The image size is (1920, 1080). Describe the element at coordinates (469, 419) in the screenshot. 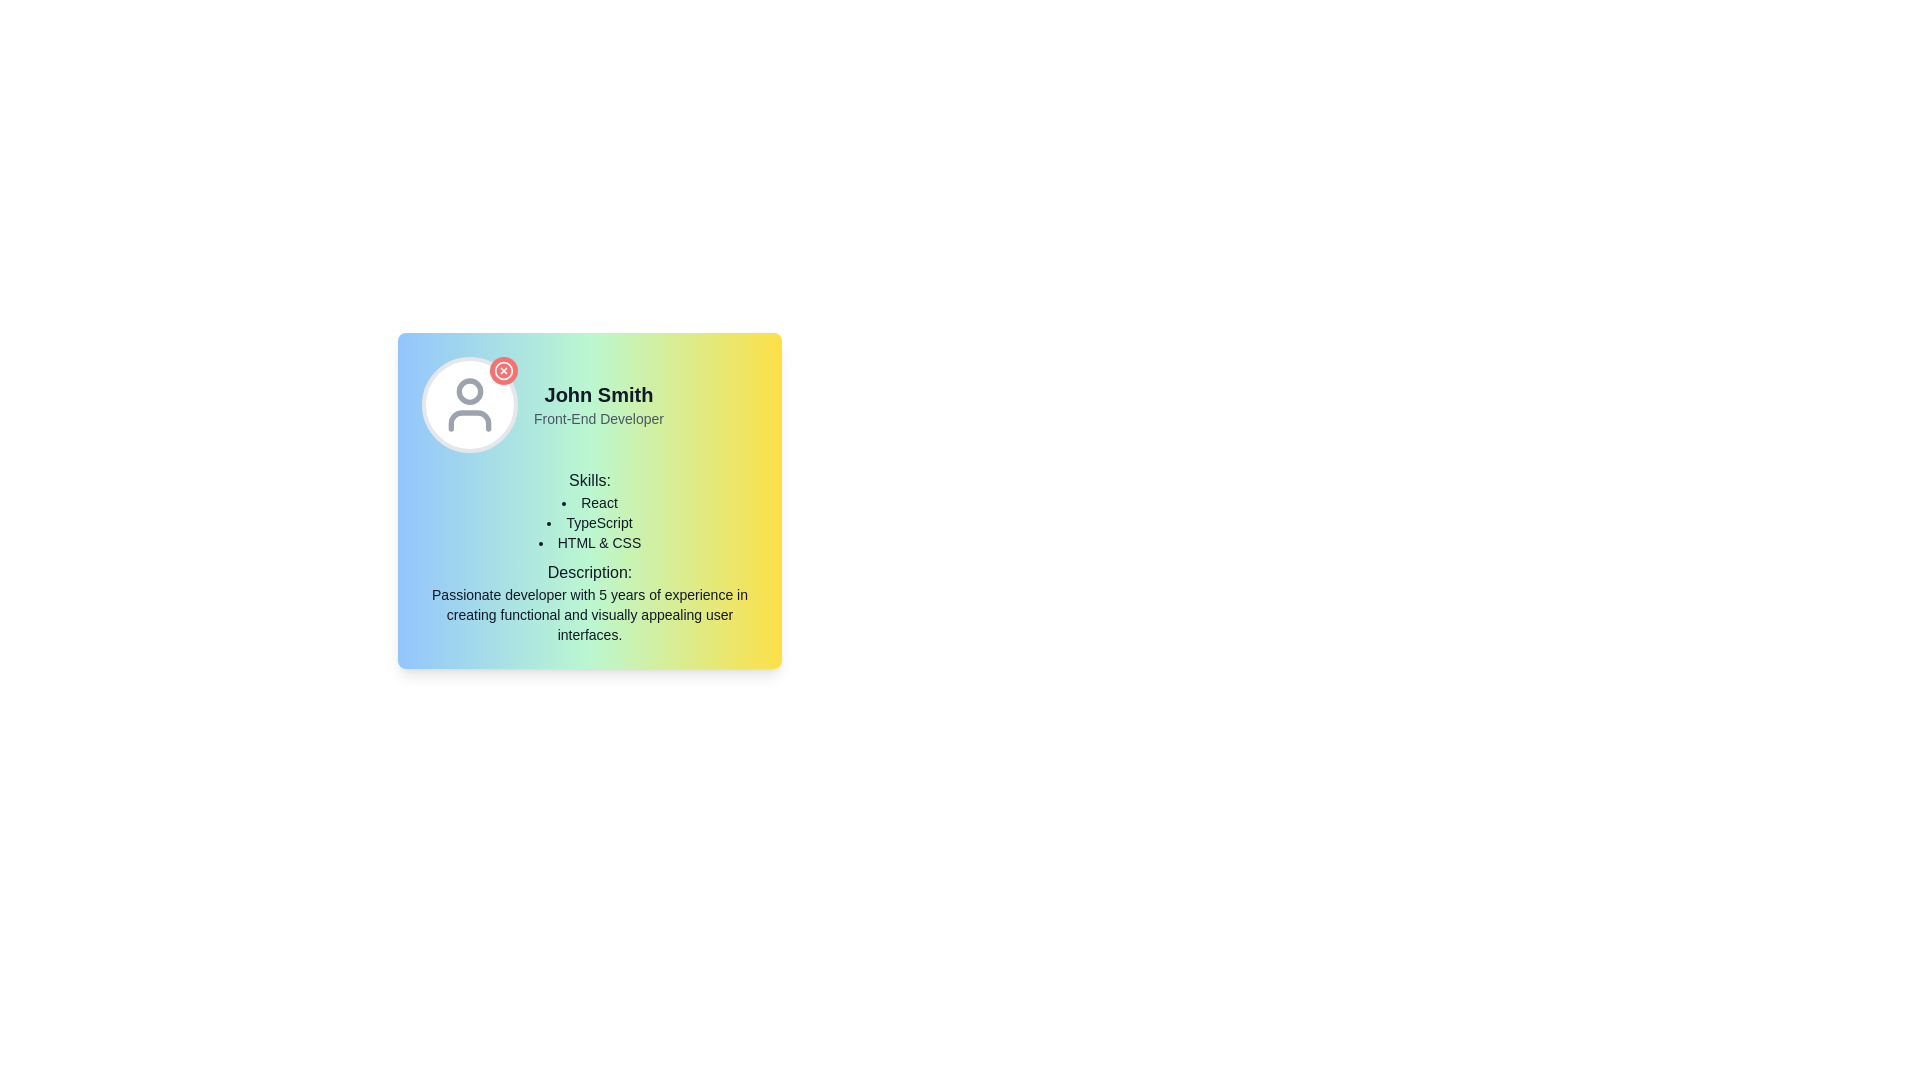

I see `the torso section of the user icon, which is represented as an outlined graphic element within the circular user icon` at that location.